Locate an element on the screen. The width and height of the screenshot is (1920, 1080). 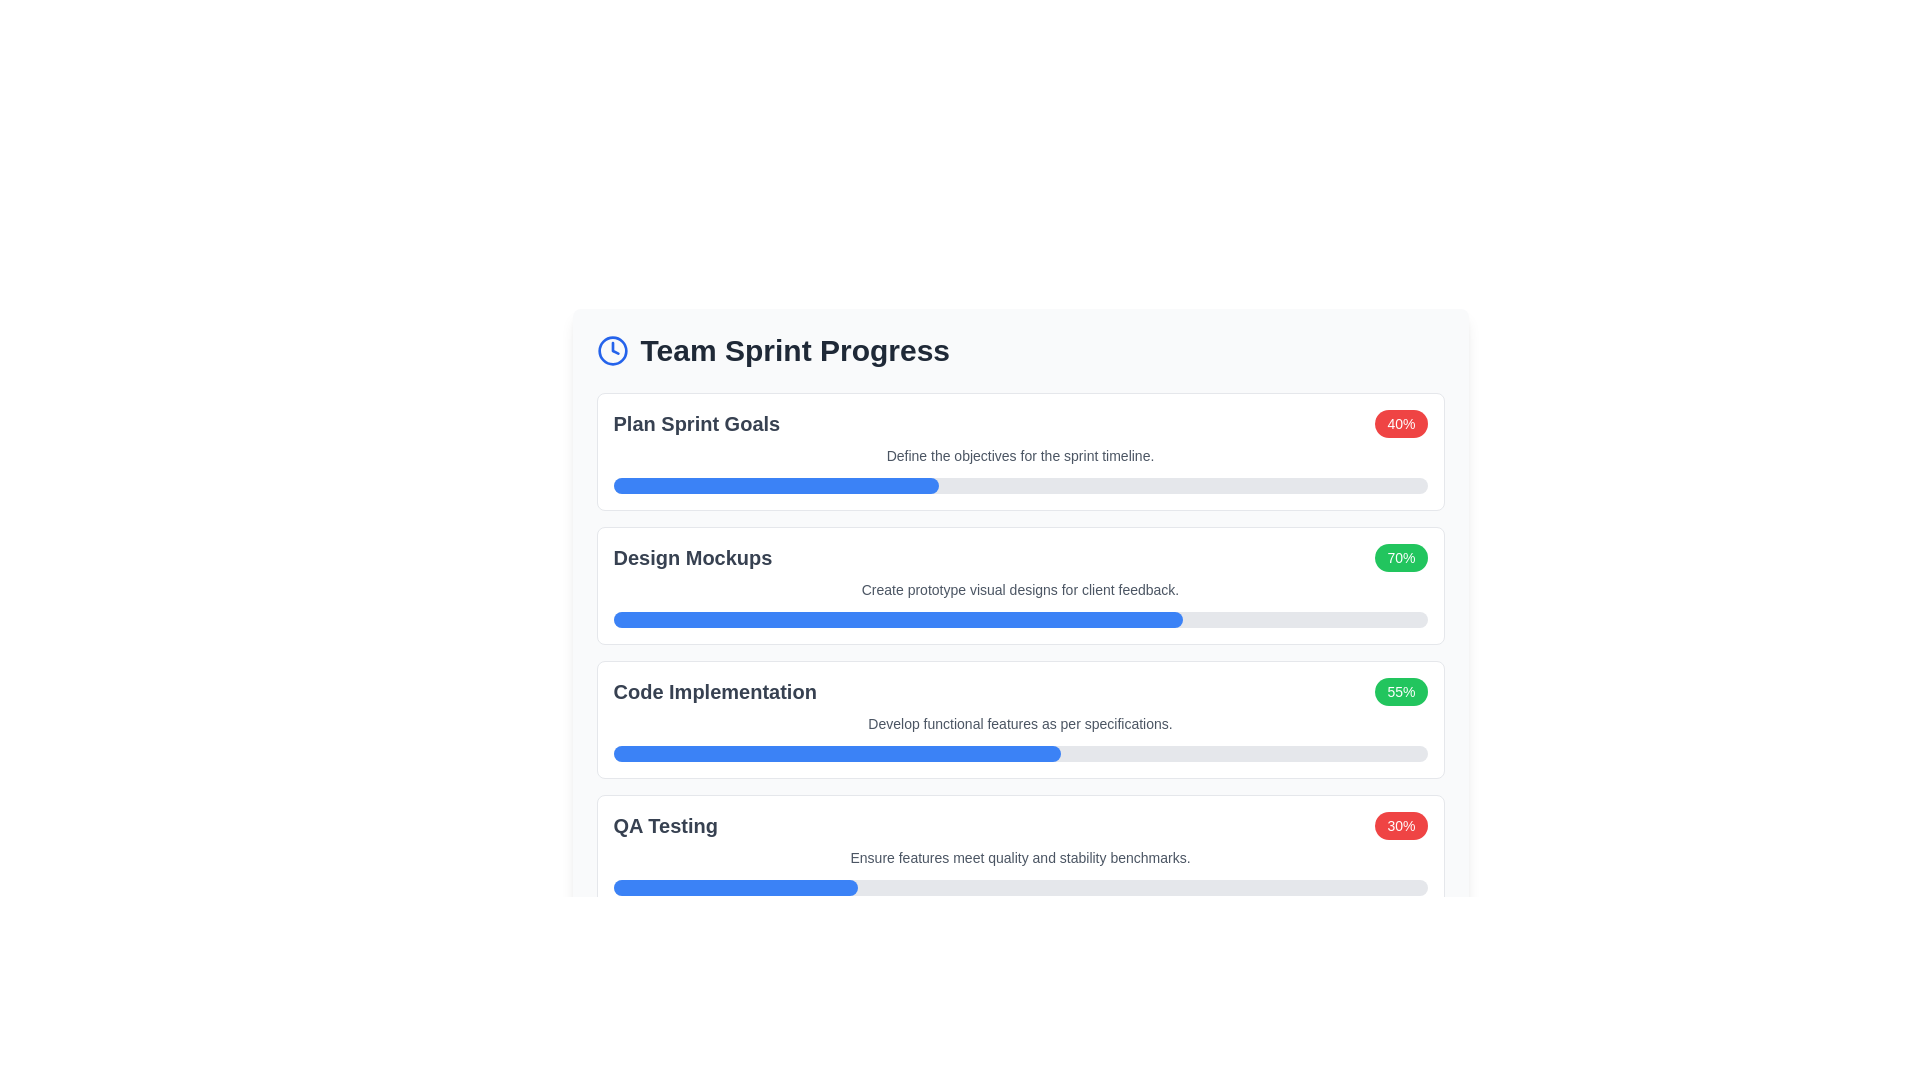
the text label that describes the task or milestone associated with the 'Code Implementation' progress category, located centrally under the heading 'Code Implementation' is located at coordinates (1020, 724).